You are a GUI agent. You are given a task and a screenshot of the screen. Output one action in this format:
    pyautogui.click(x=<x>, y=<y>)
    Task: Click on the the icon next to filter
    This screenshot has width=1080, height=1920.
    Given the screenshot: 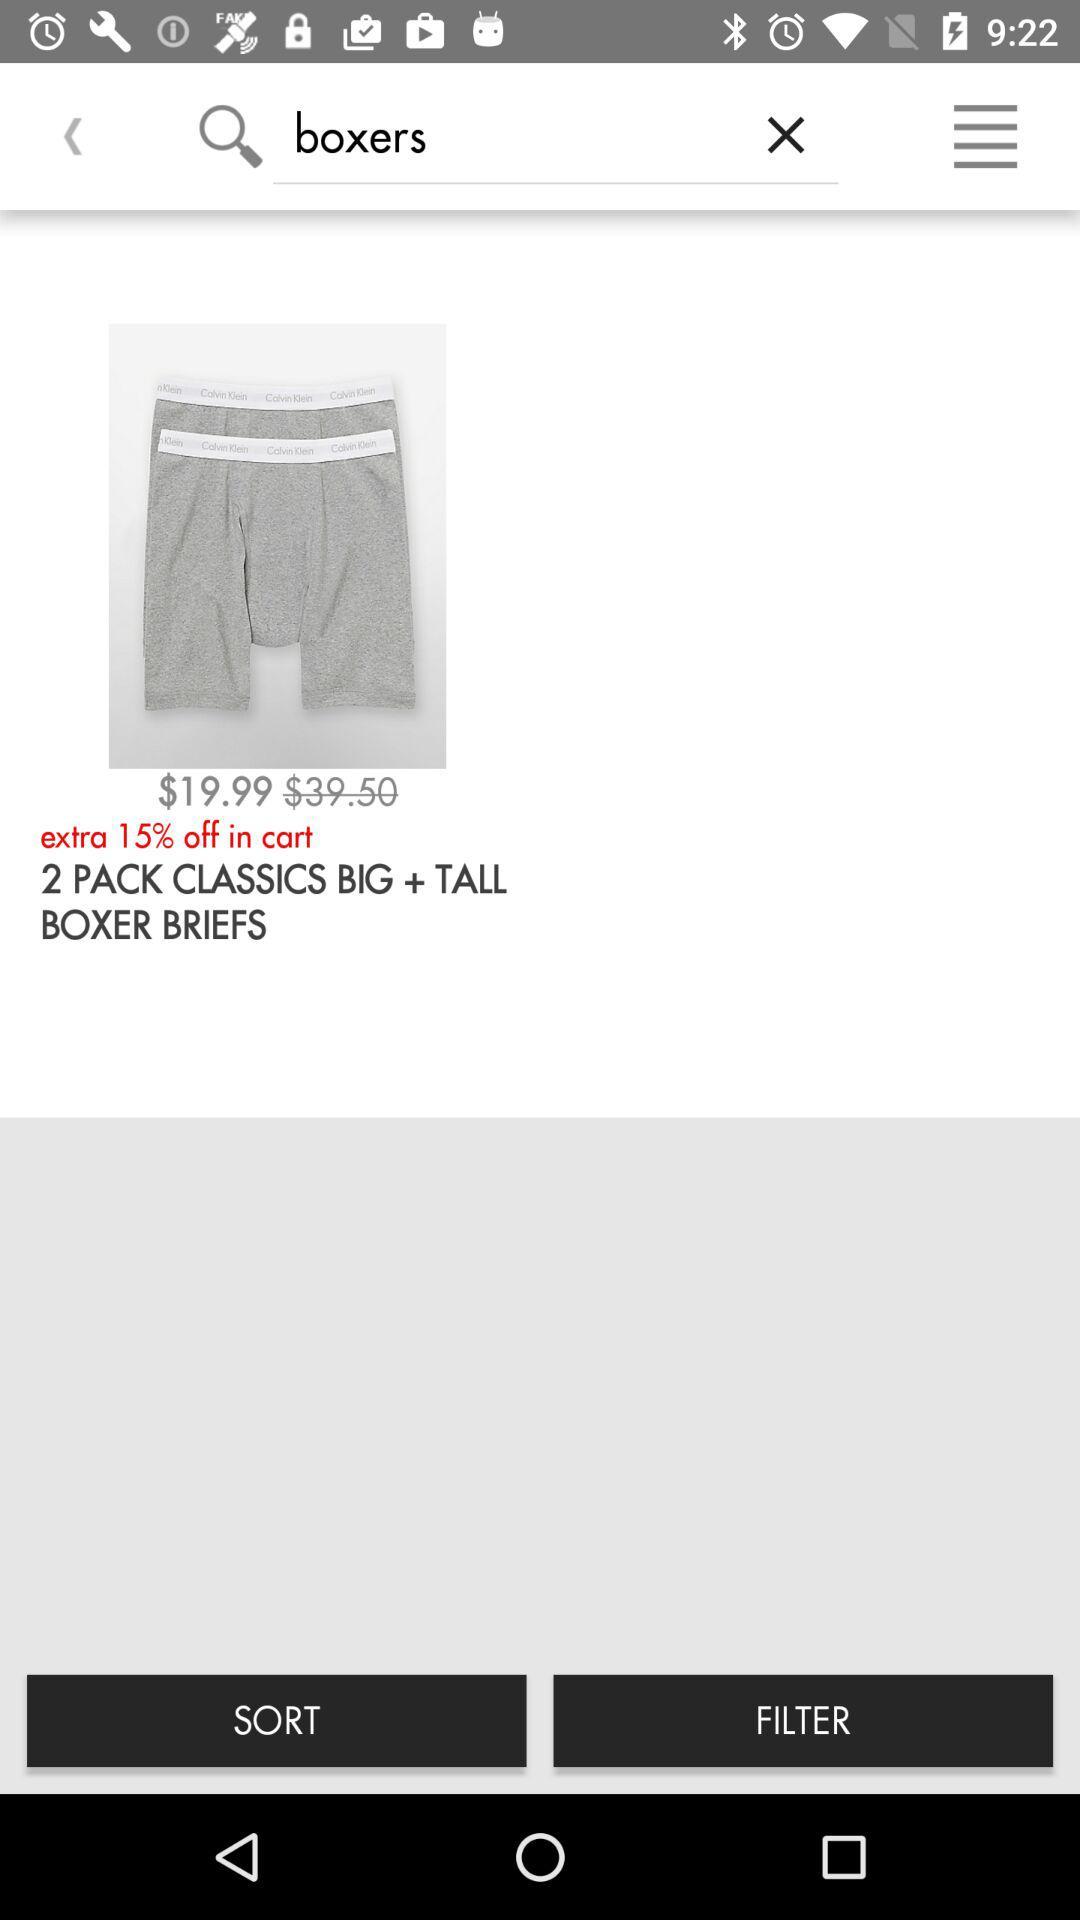 What is the action you would take?
    pyautogui.click(x=276, y=1719)
    